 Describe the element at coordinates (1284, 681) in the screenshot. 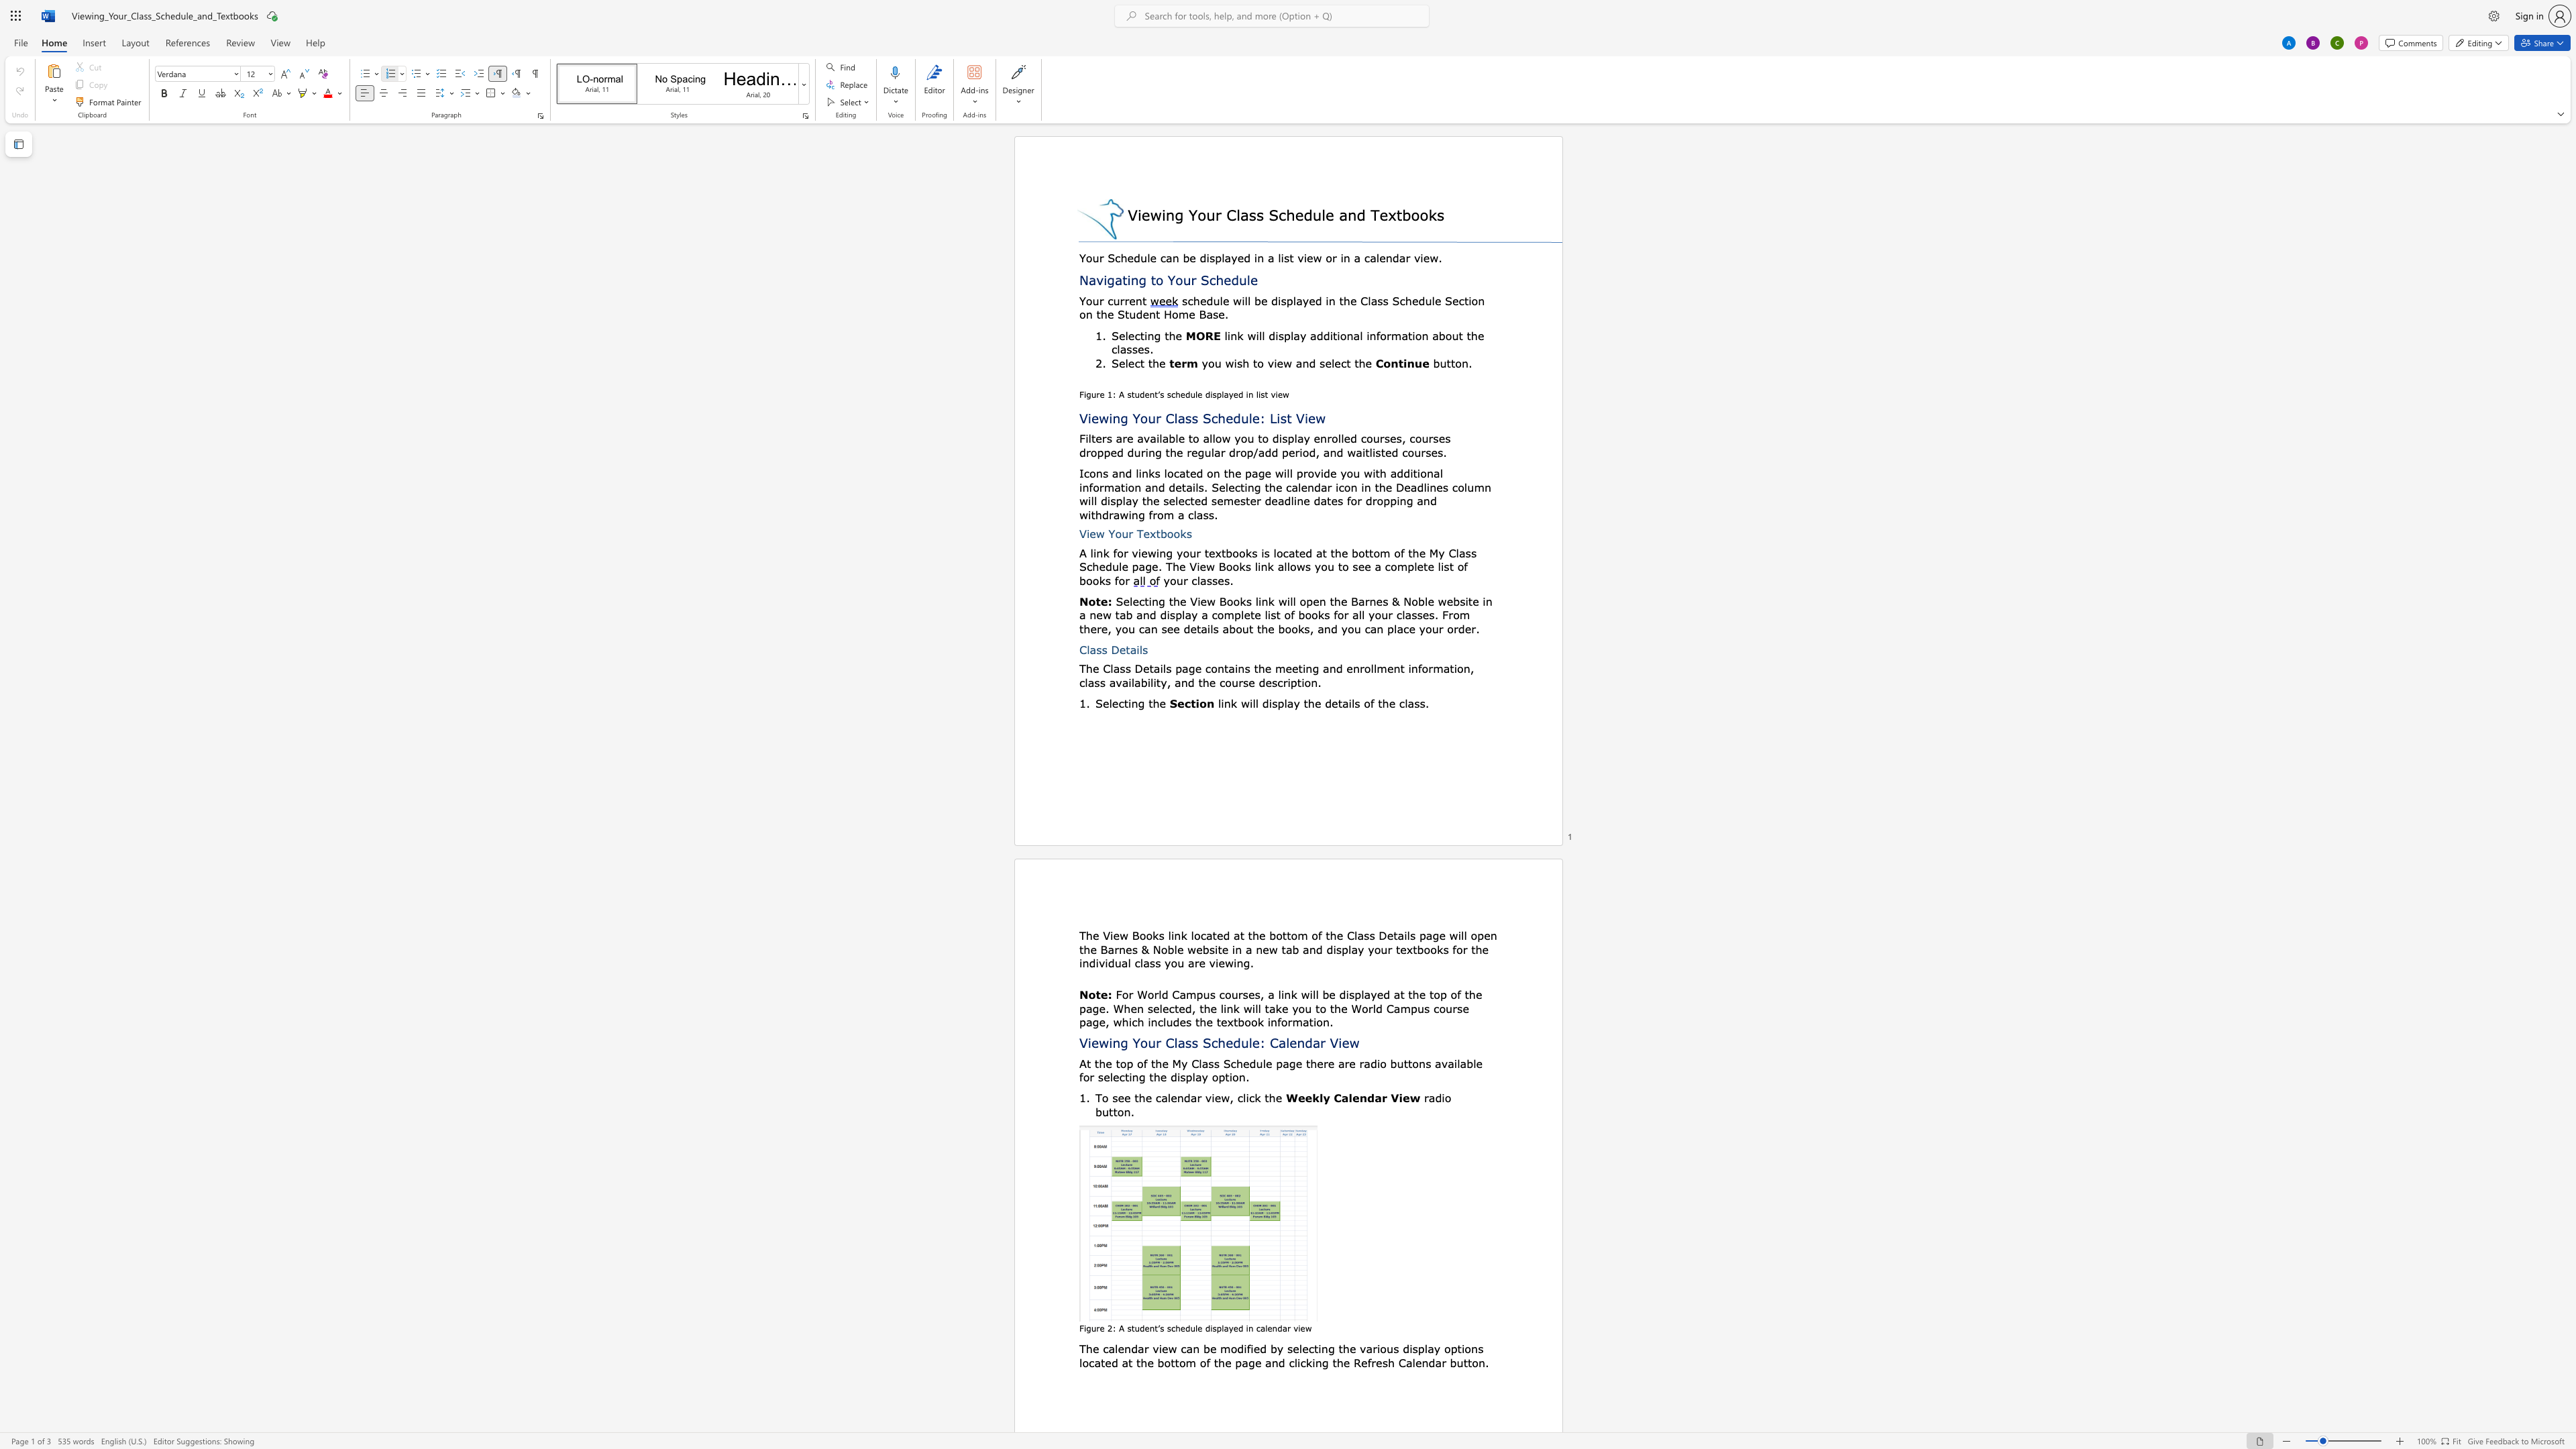

I see `the 4th character "r" in the text` at that location.